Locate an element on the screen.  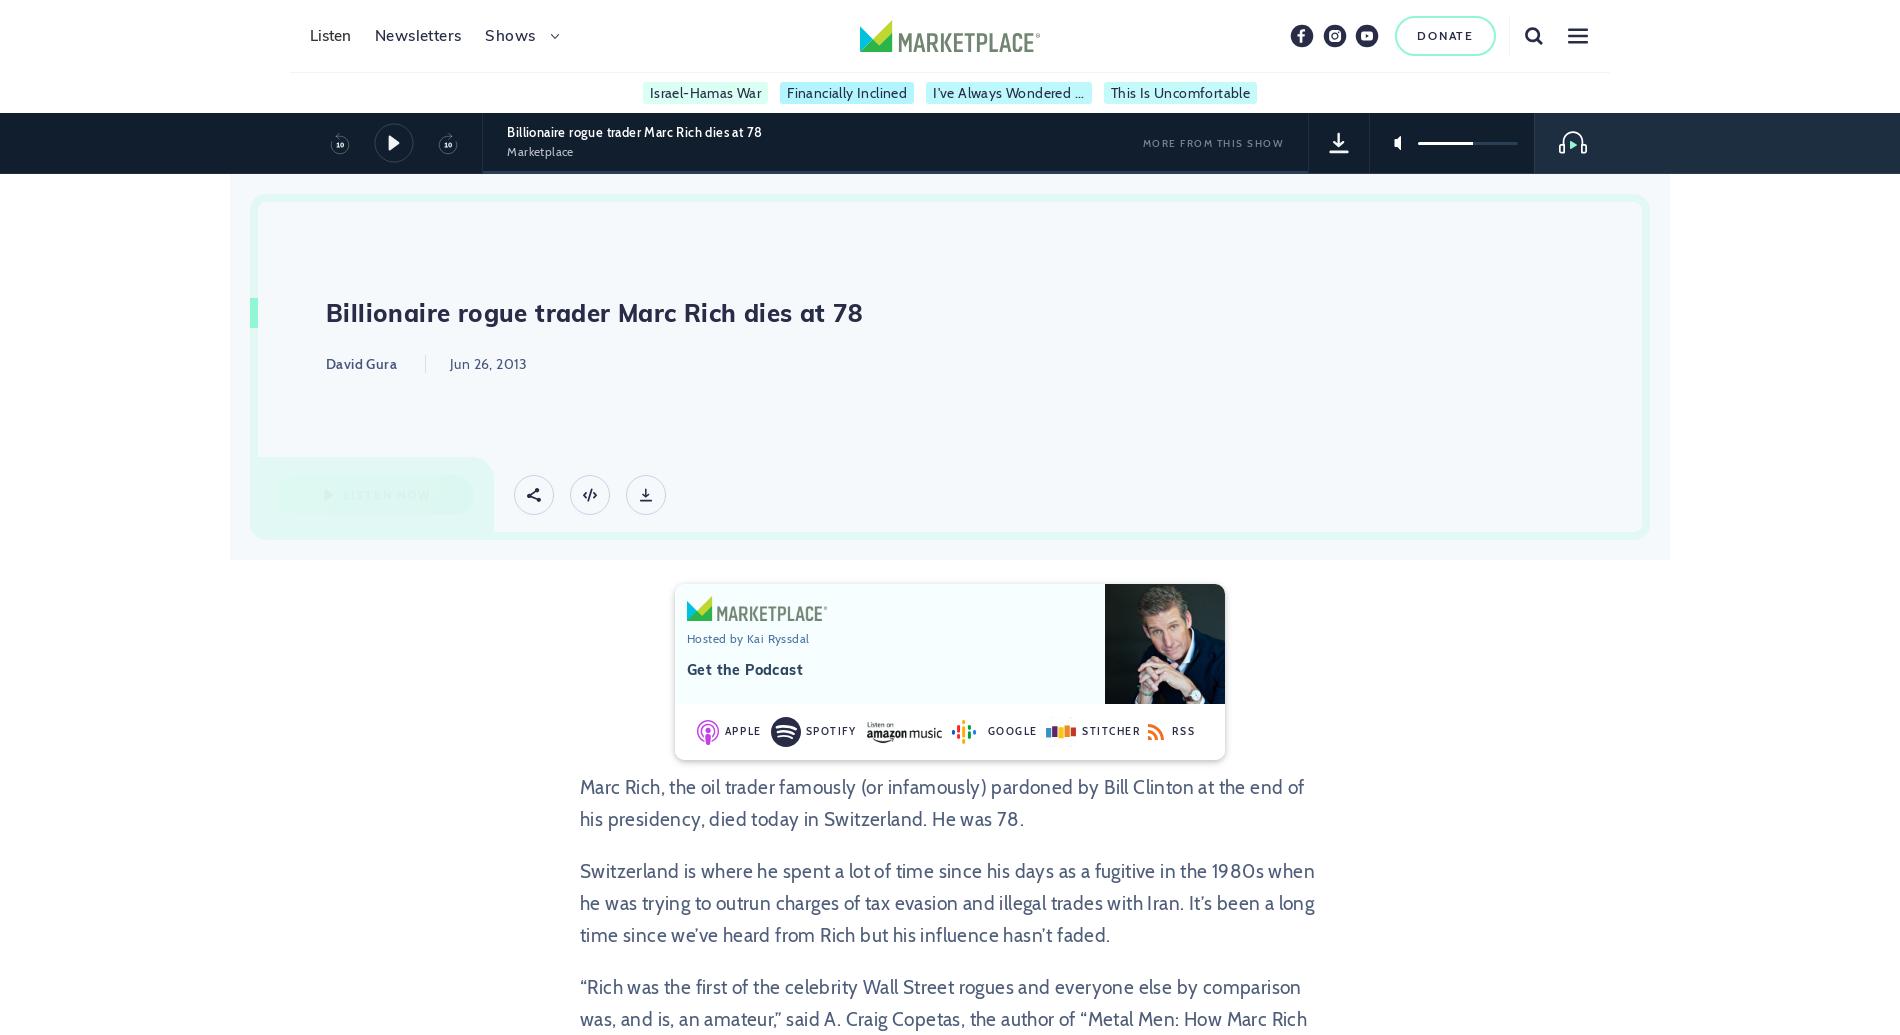
'Get the Podcast' is located at coordinates (743, 668).